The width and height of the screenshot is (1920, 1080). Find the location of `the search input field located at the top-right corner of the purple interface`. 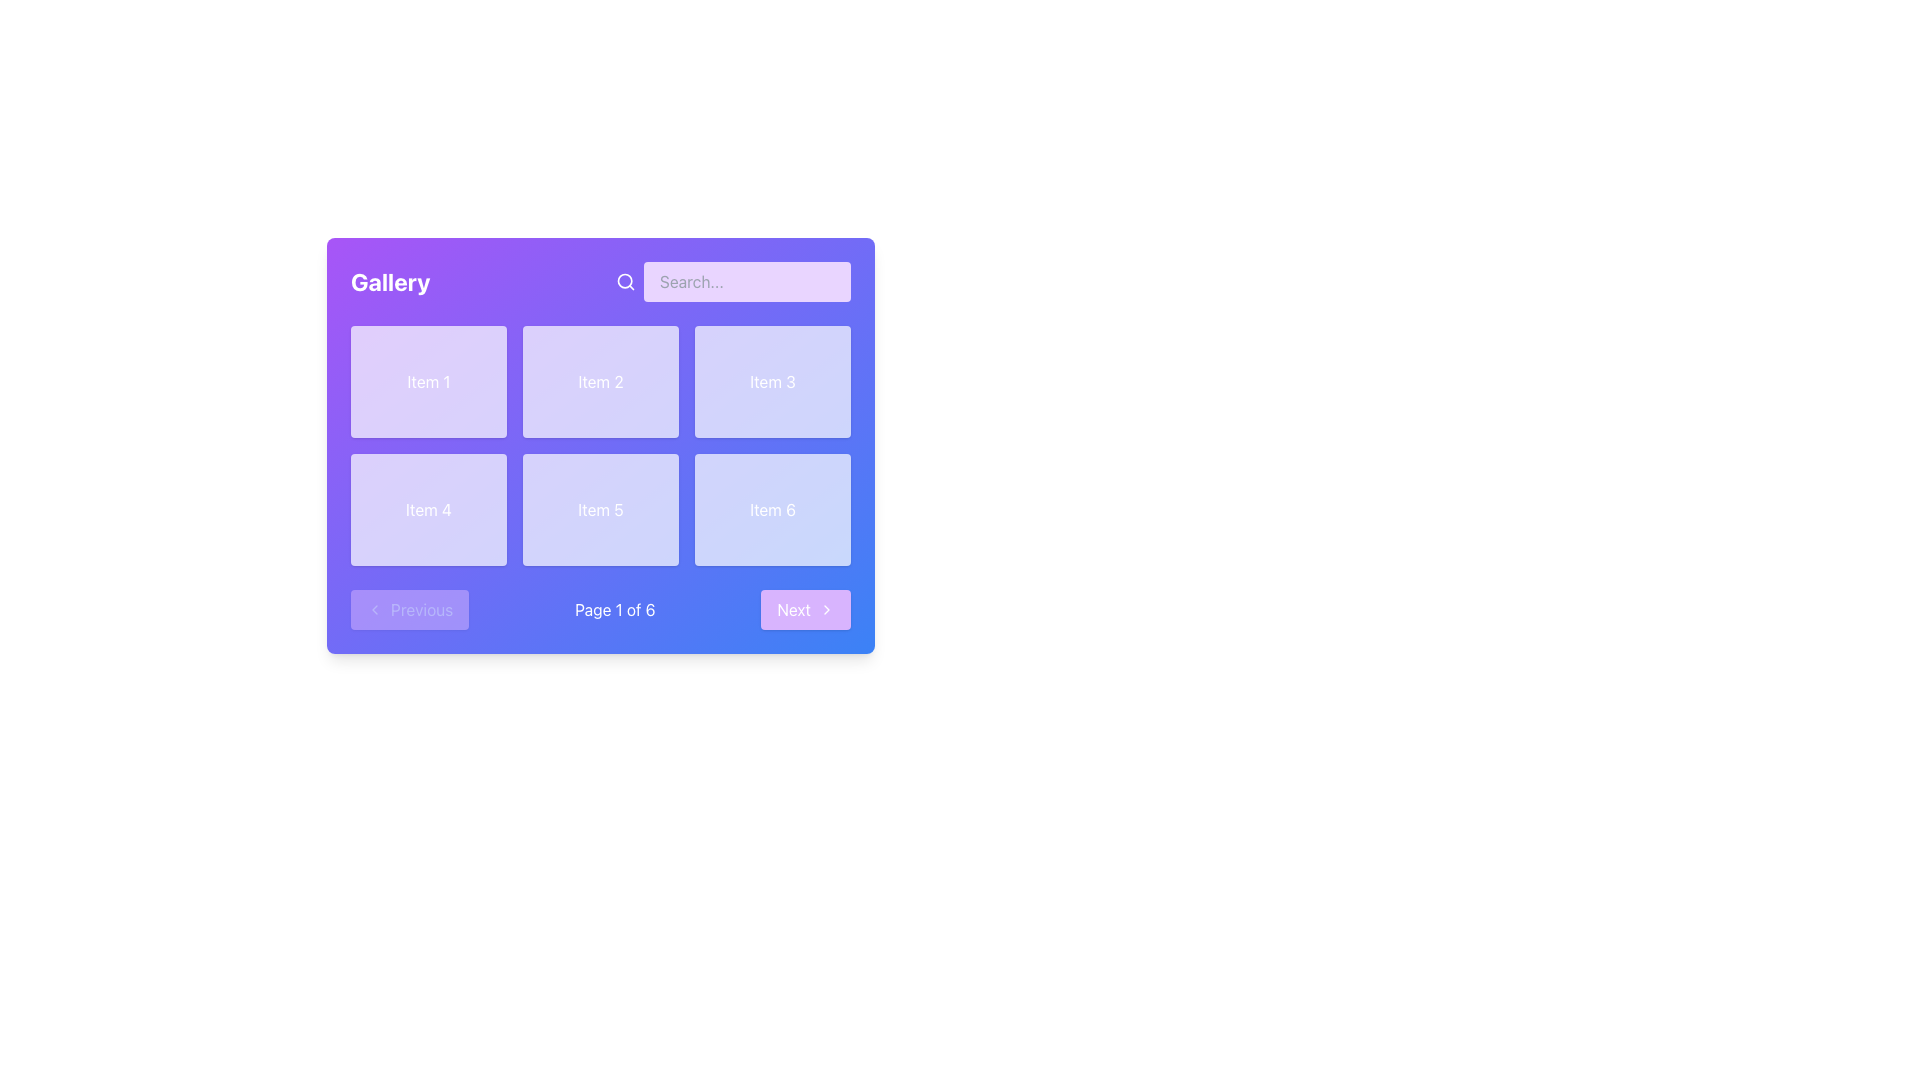

the search input field located at the top-right corner of the purple interface is located at coordinates (746, 281).